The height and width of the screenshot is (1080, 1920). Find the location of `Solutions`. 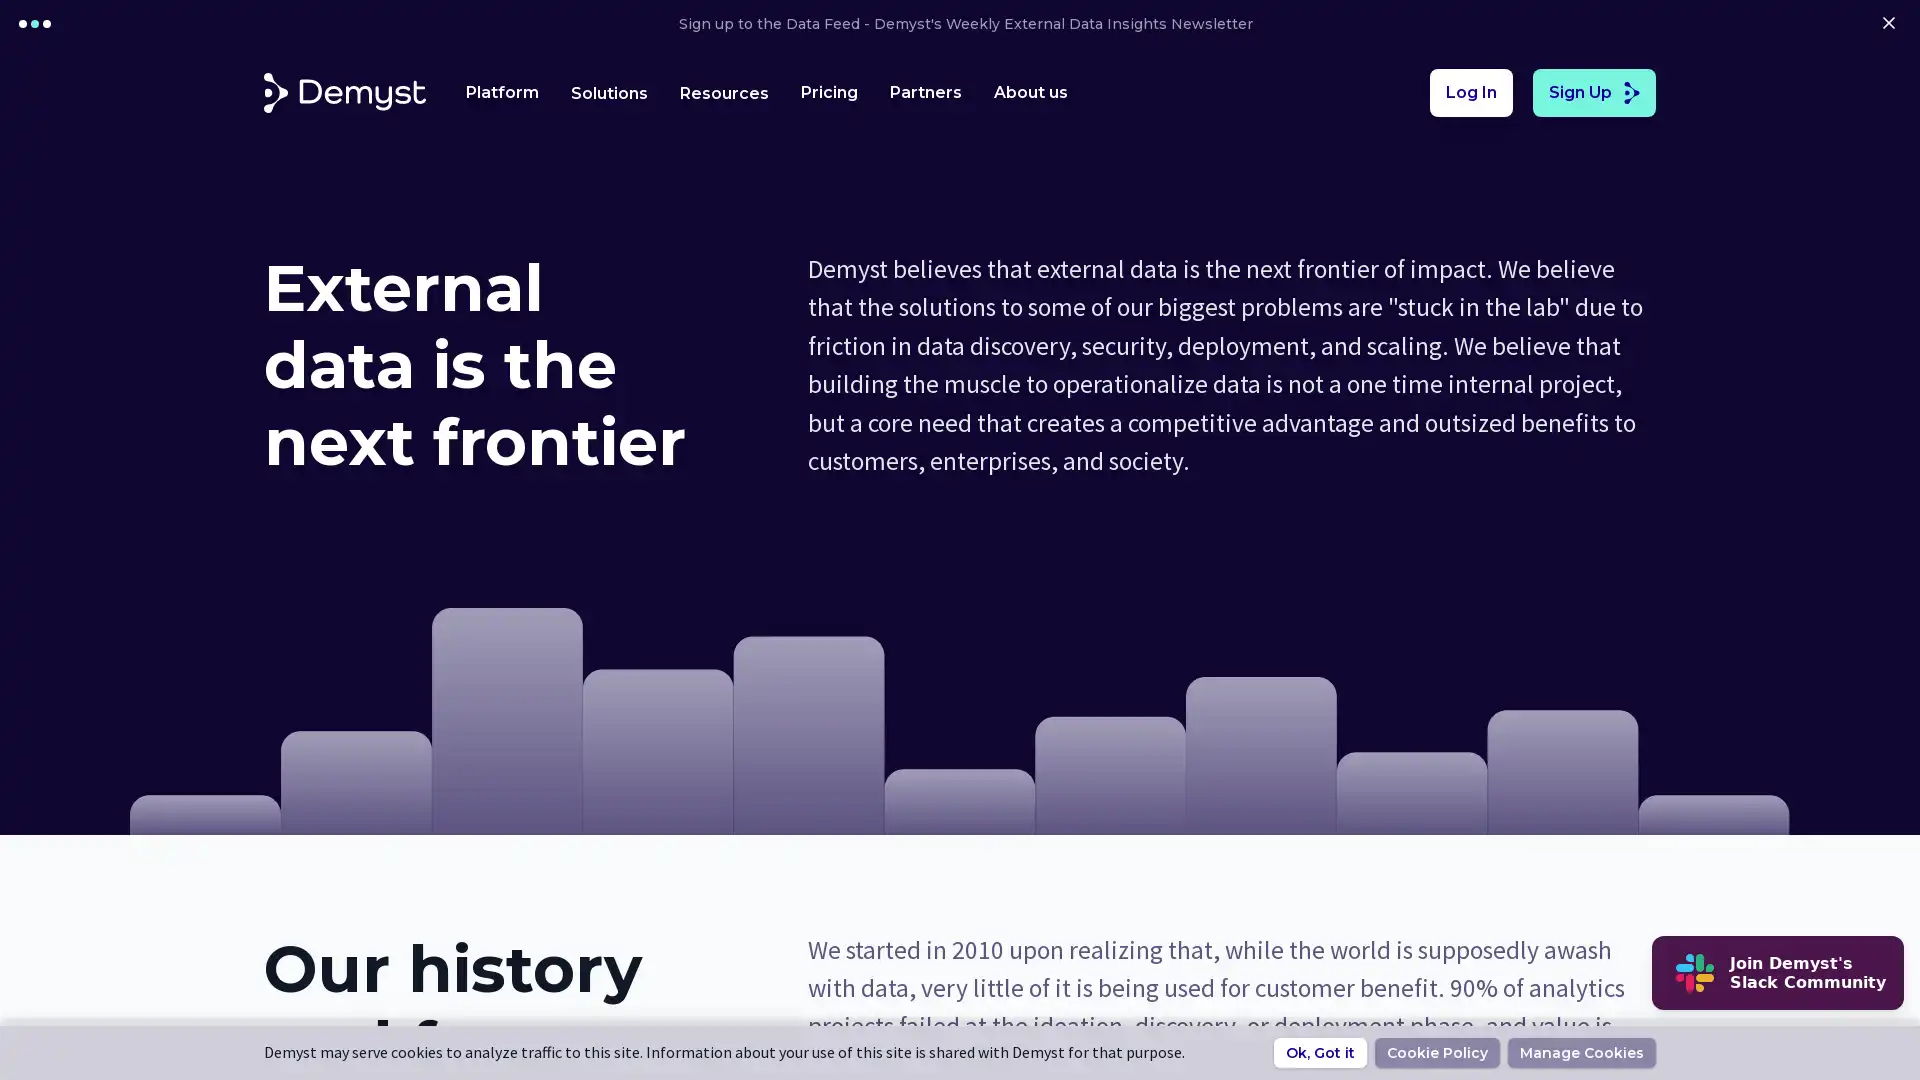

Solutions is located at coordinates (608, 92).